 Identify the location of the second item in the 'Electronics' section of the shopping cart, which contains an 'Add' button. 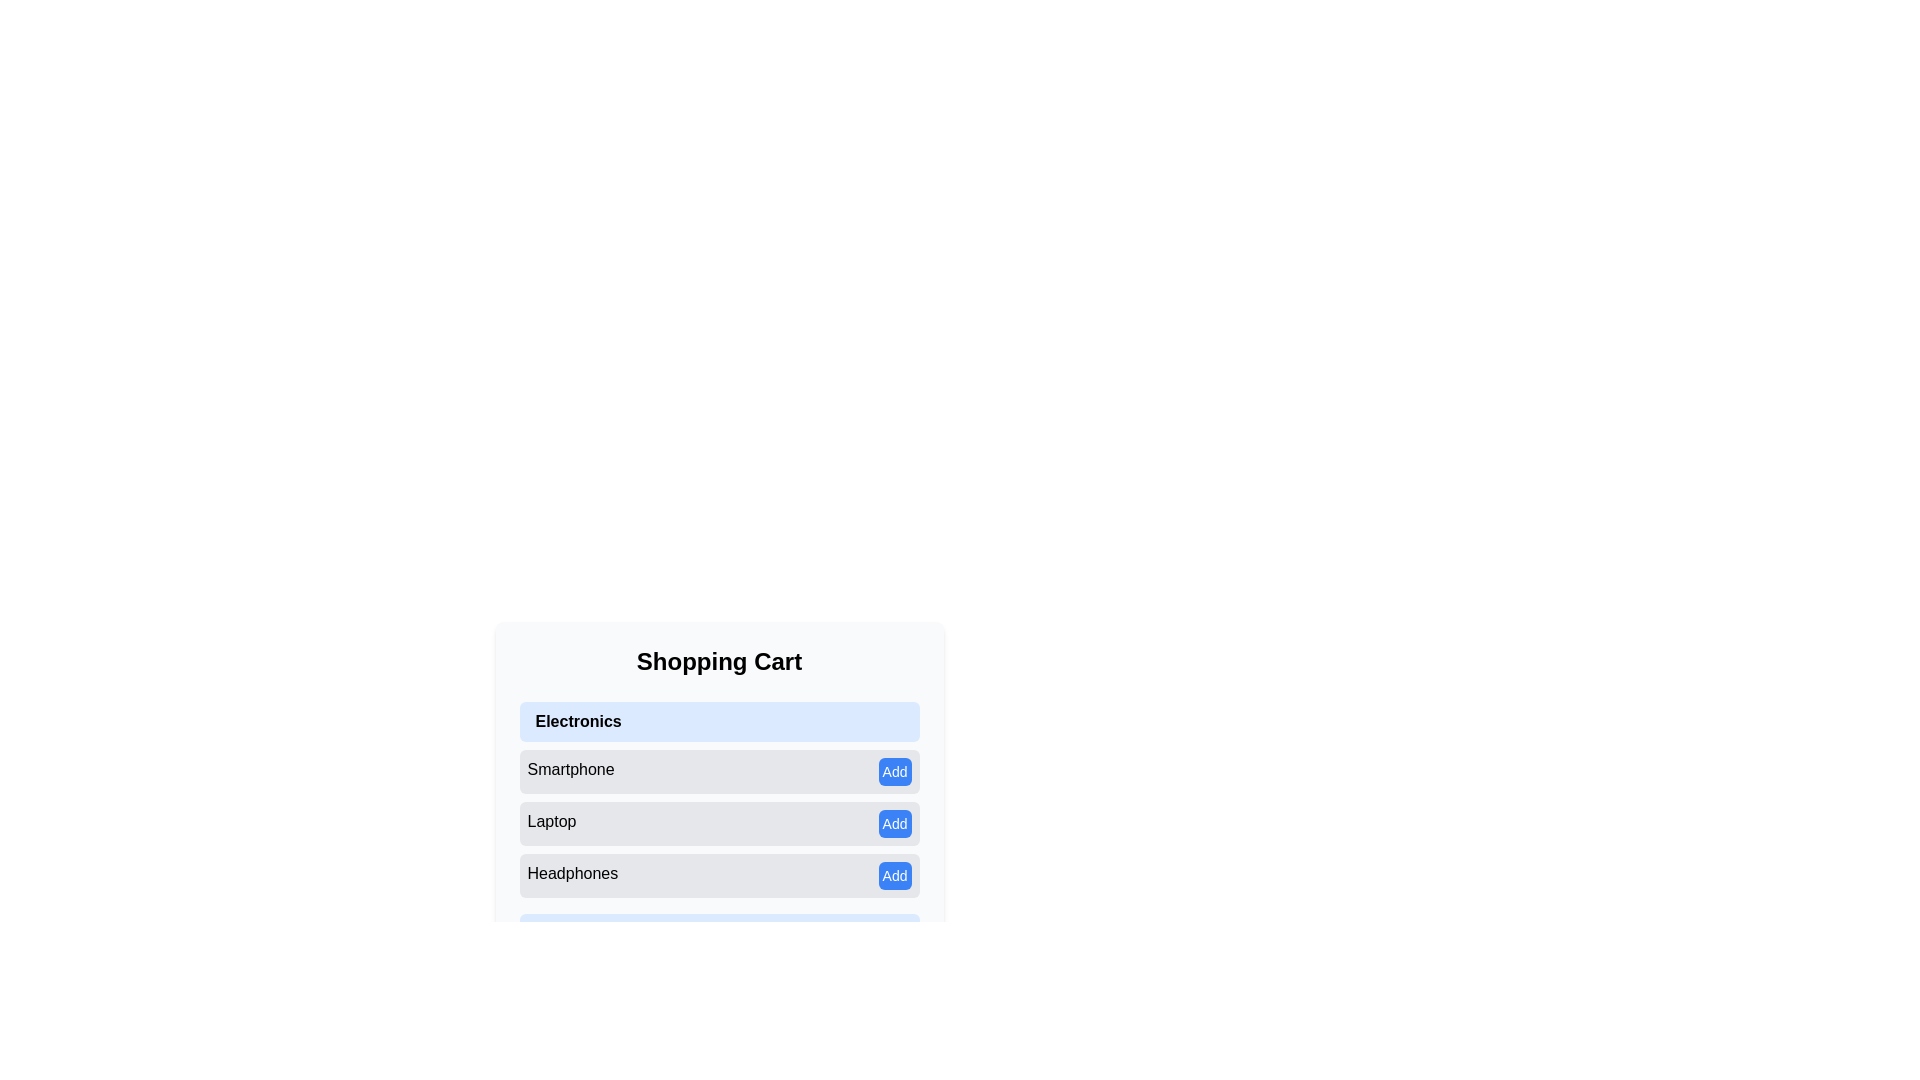
(719, 798).